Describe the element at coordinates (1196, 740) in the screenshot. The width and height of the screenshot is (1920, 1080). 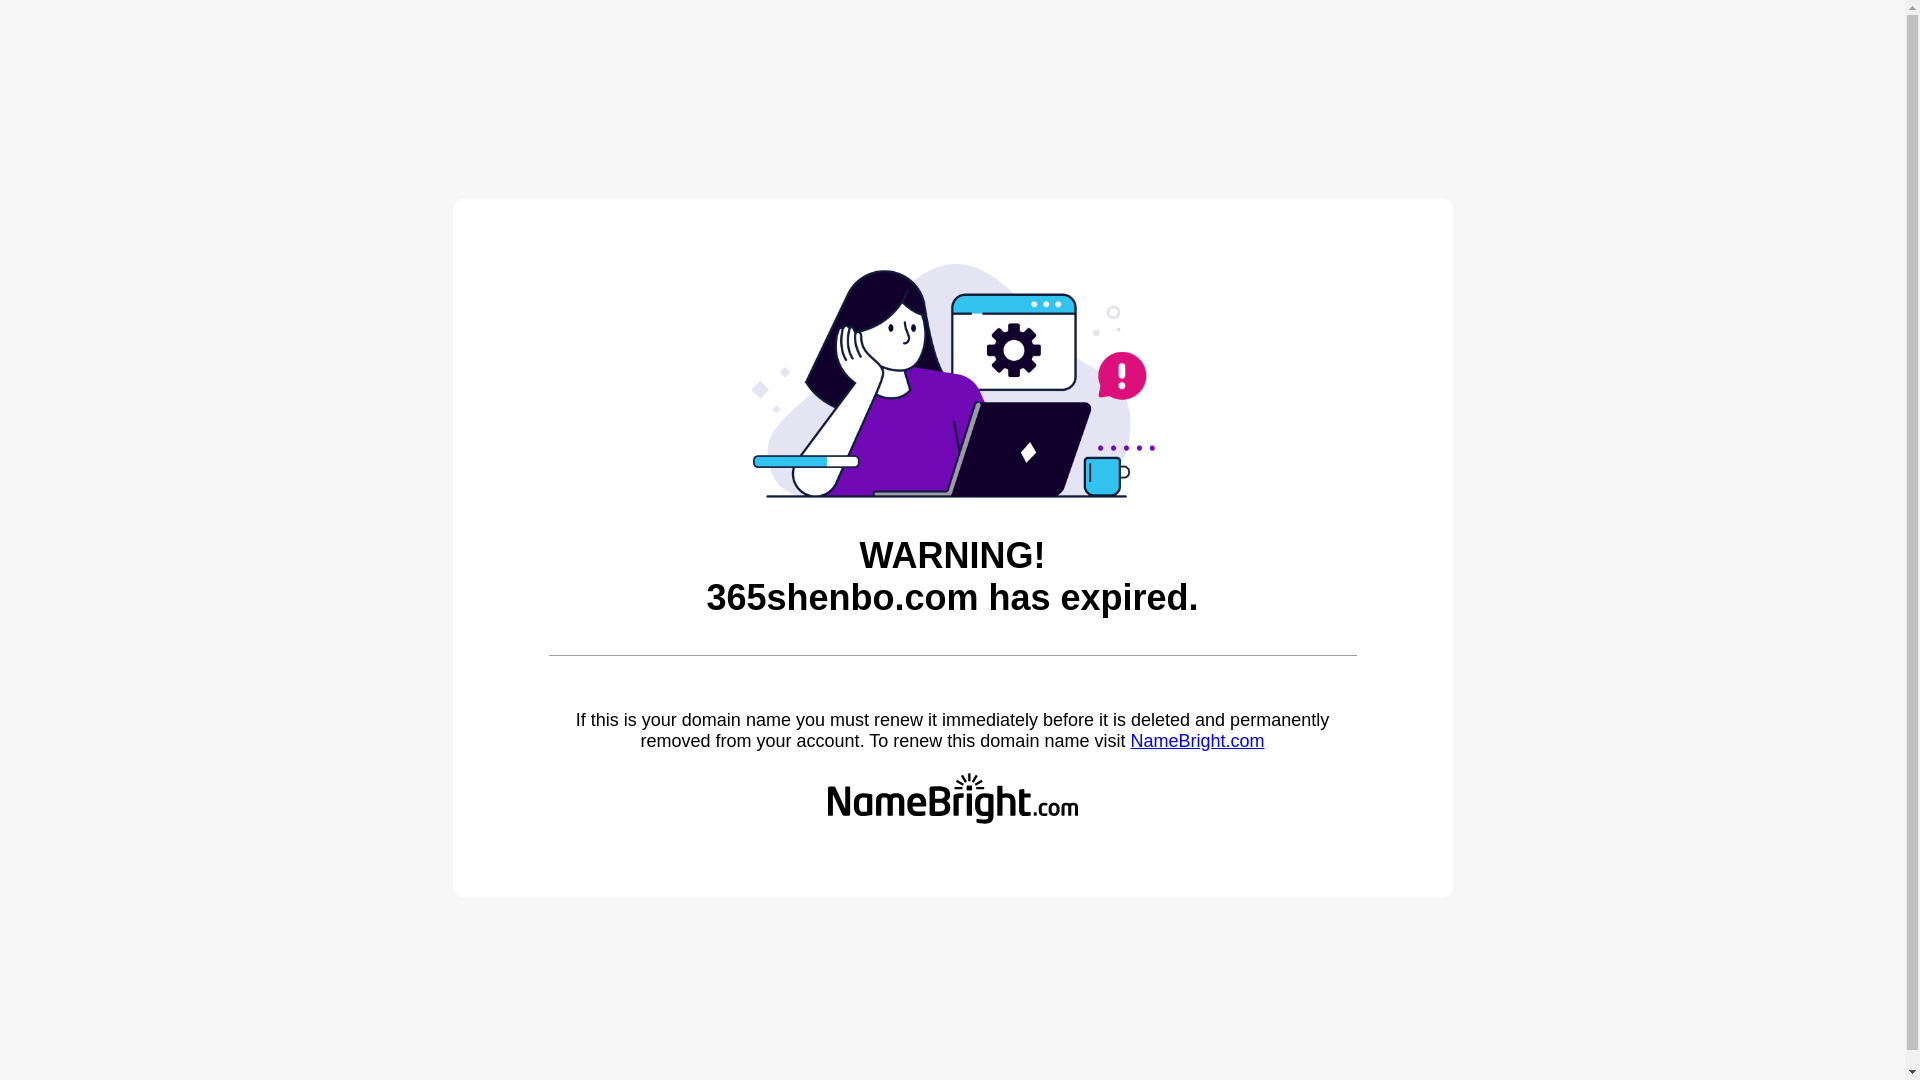
I see `'NameBright.com'` at that location.